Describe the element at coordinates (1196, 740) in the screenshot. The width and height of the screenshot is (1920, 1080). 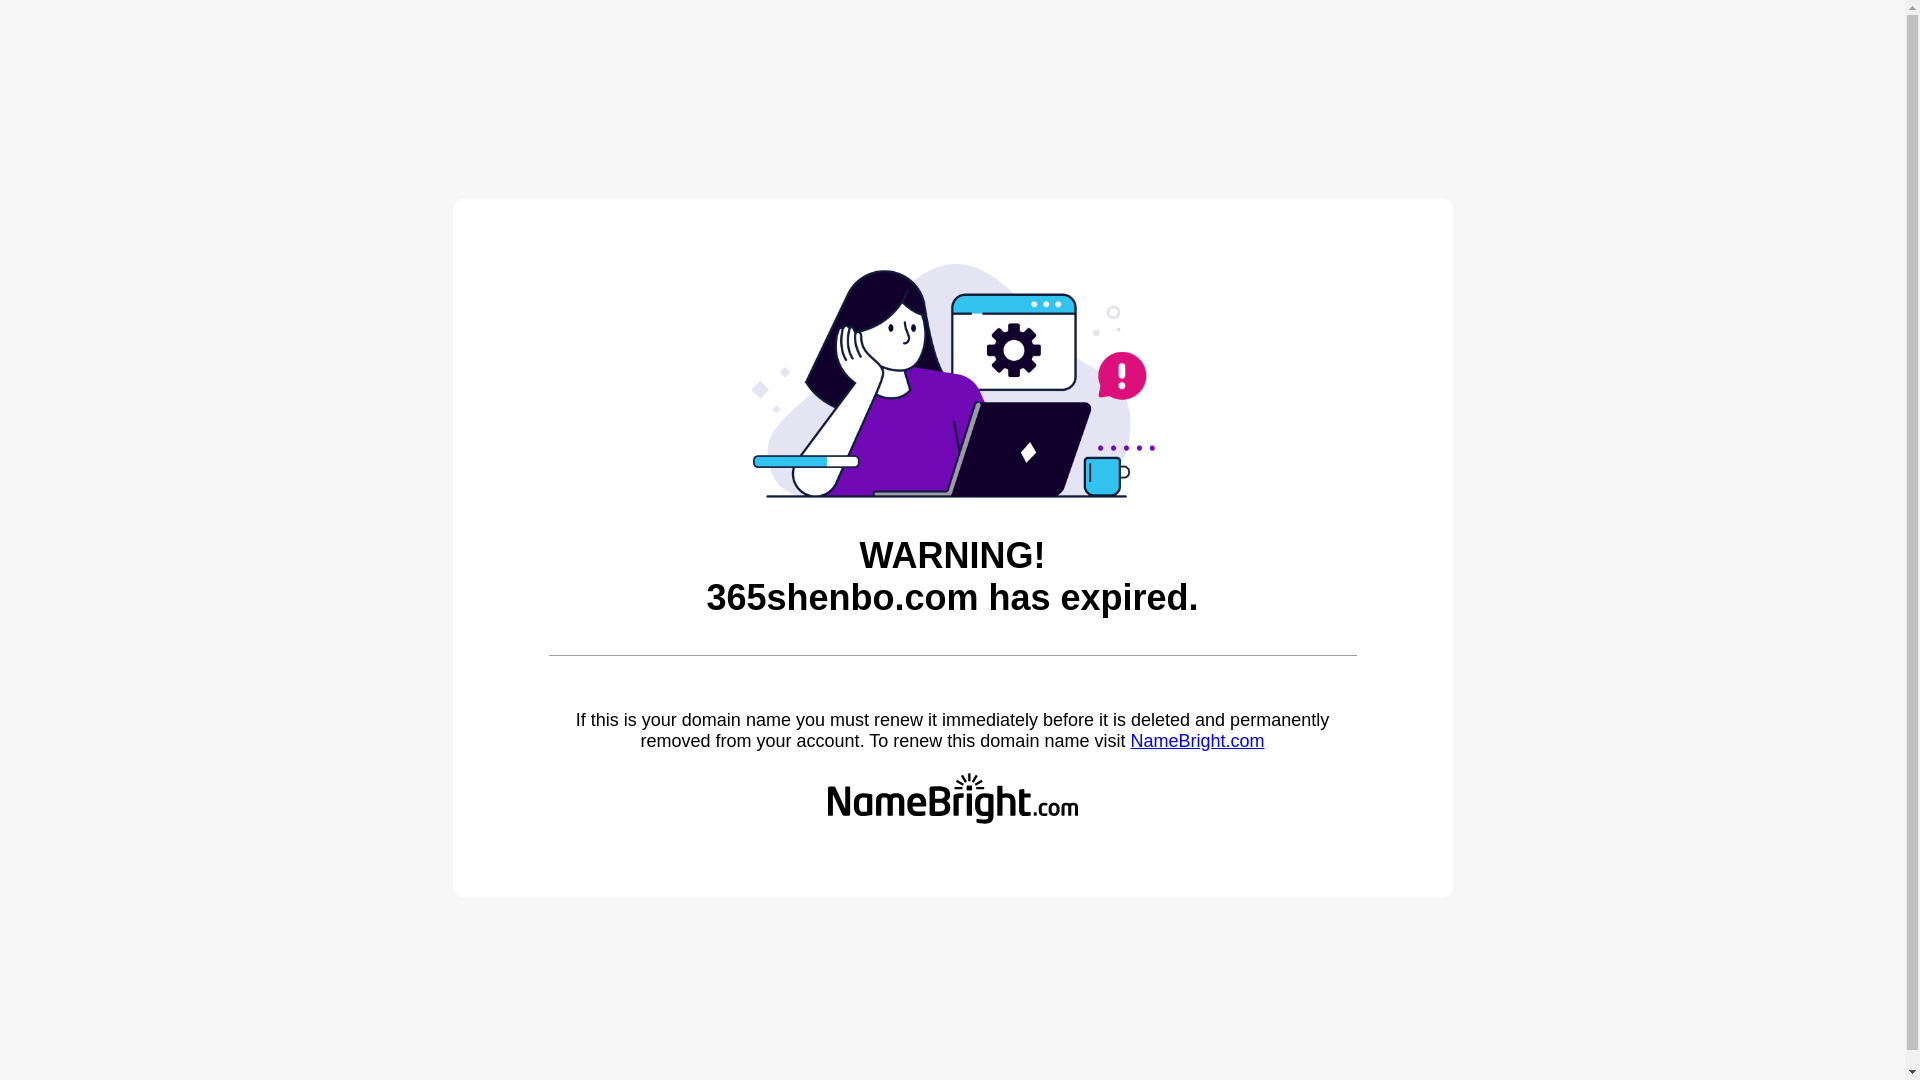
I see `'NameBright.com'` at that location.